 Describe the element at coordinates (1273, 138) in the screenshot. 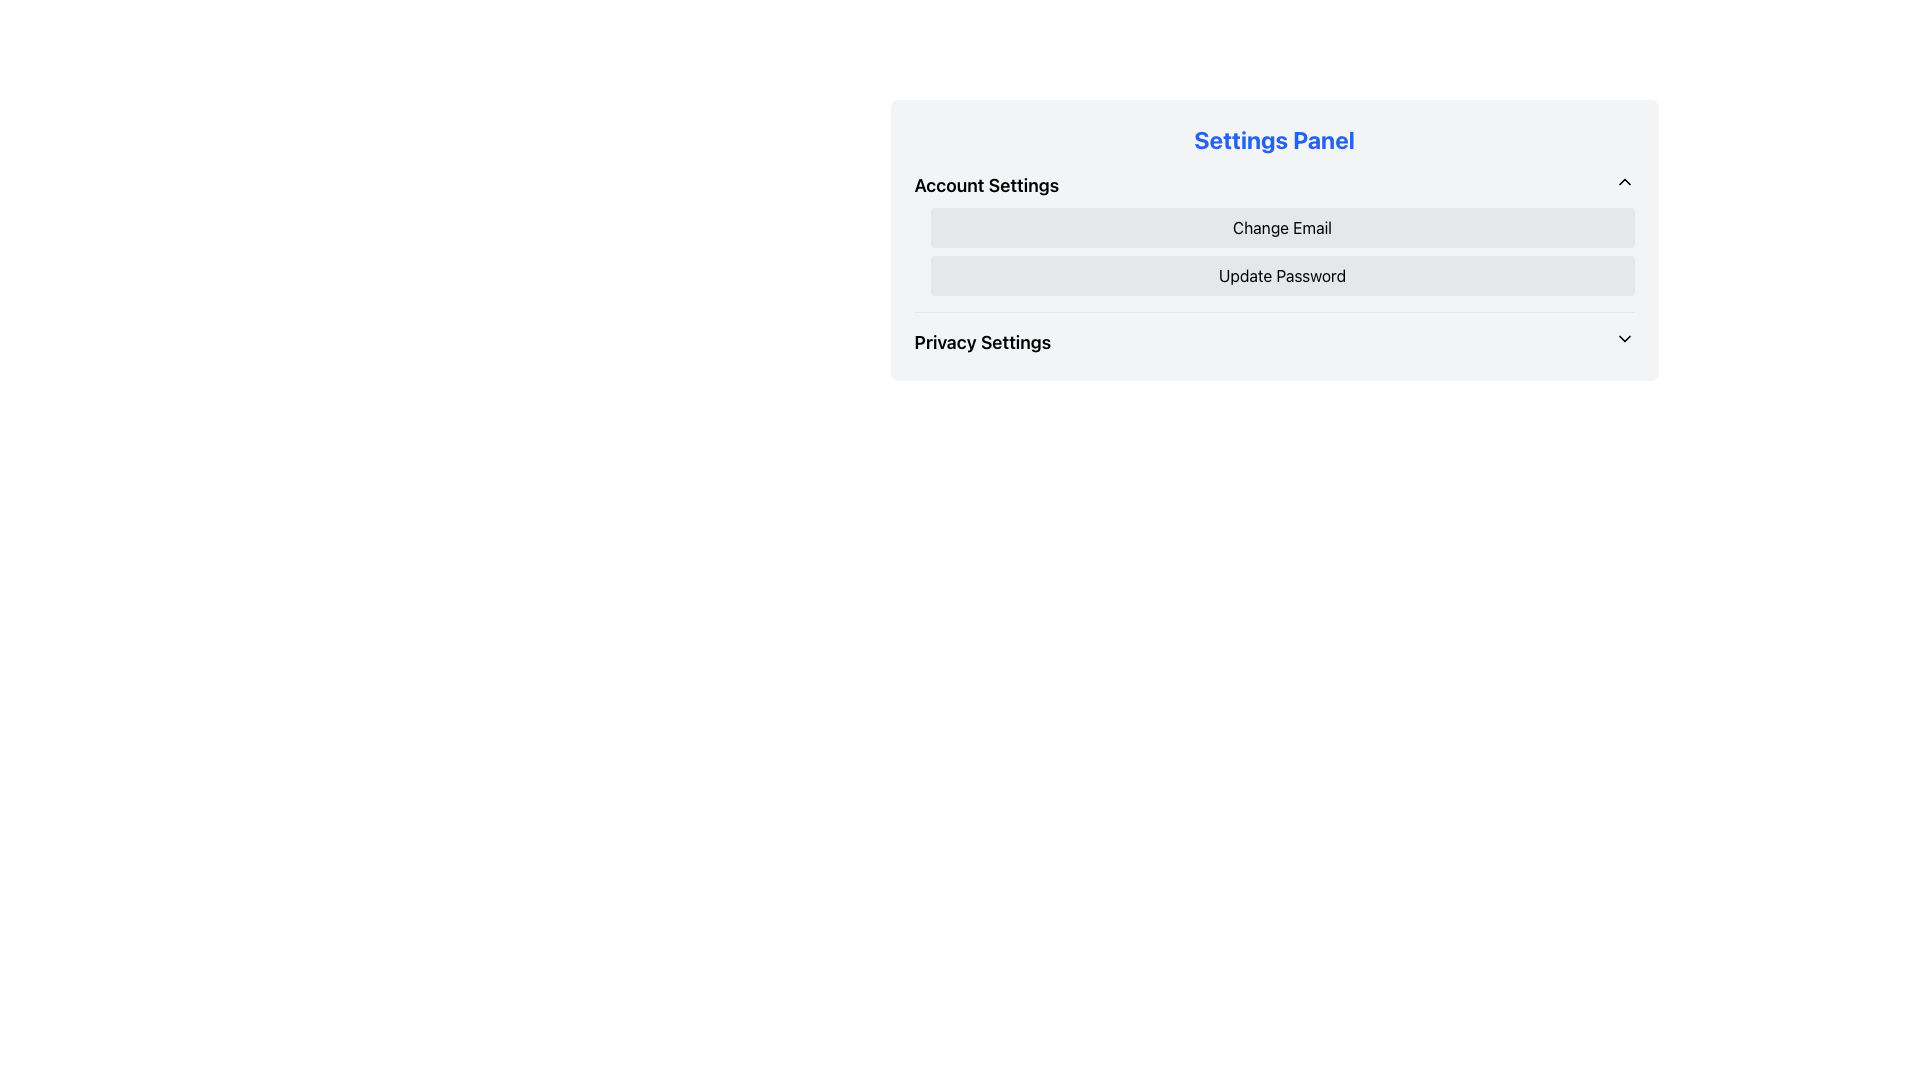

I see `the 'Settings Panel' heading, which is styled with a bold, extra-large blue font and is positioned at the top of the panel interface` at that location.